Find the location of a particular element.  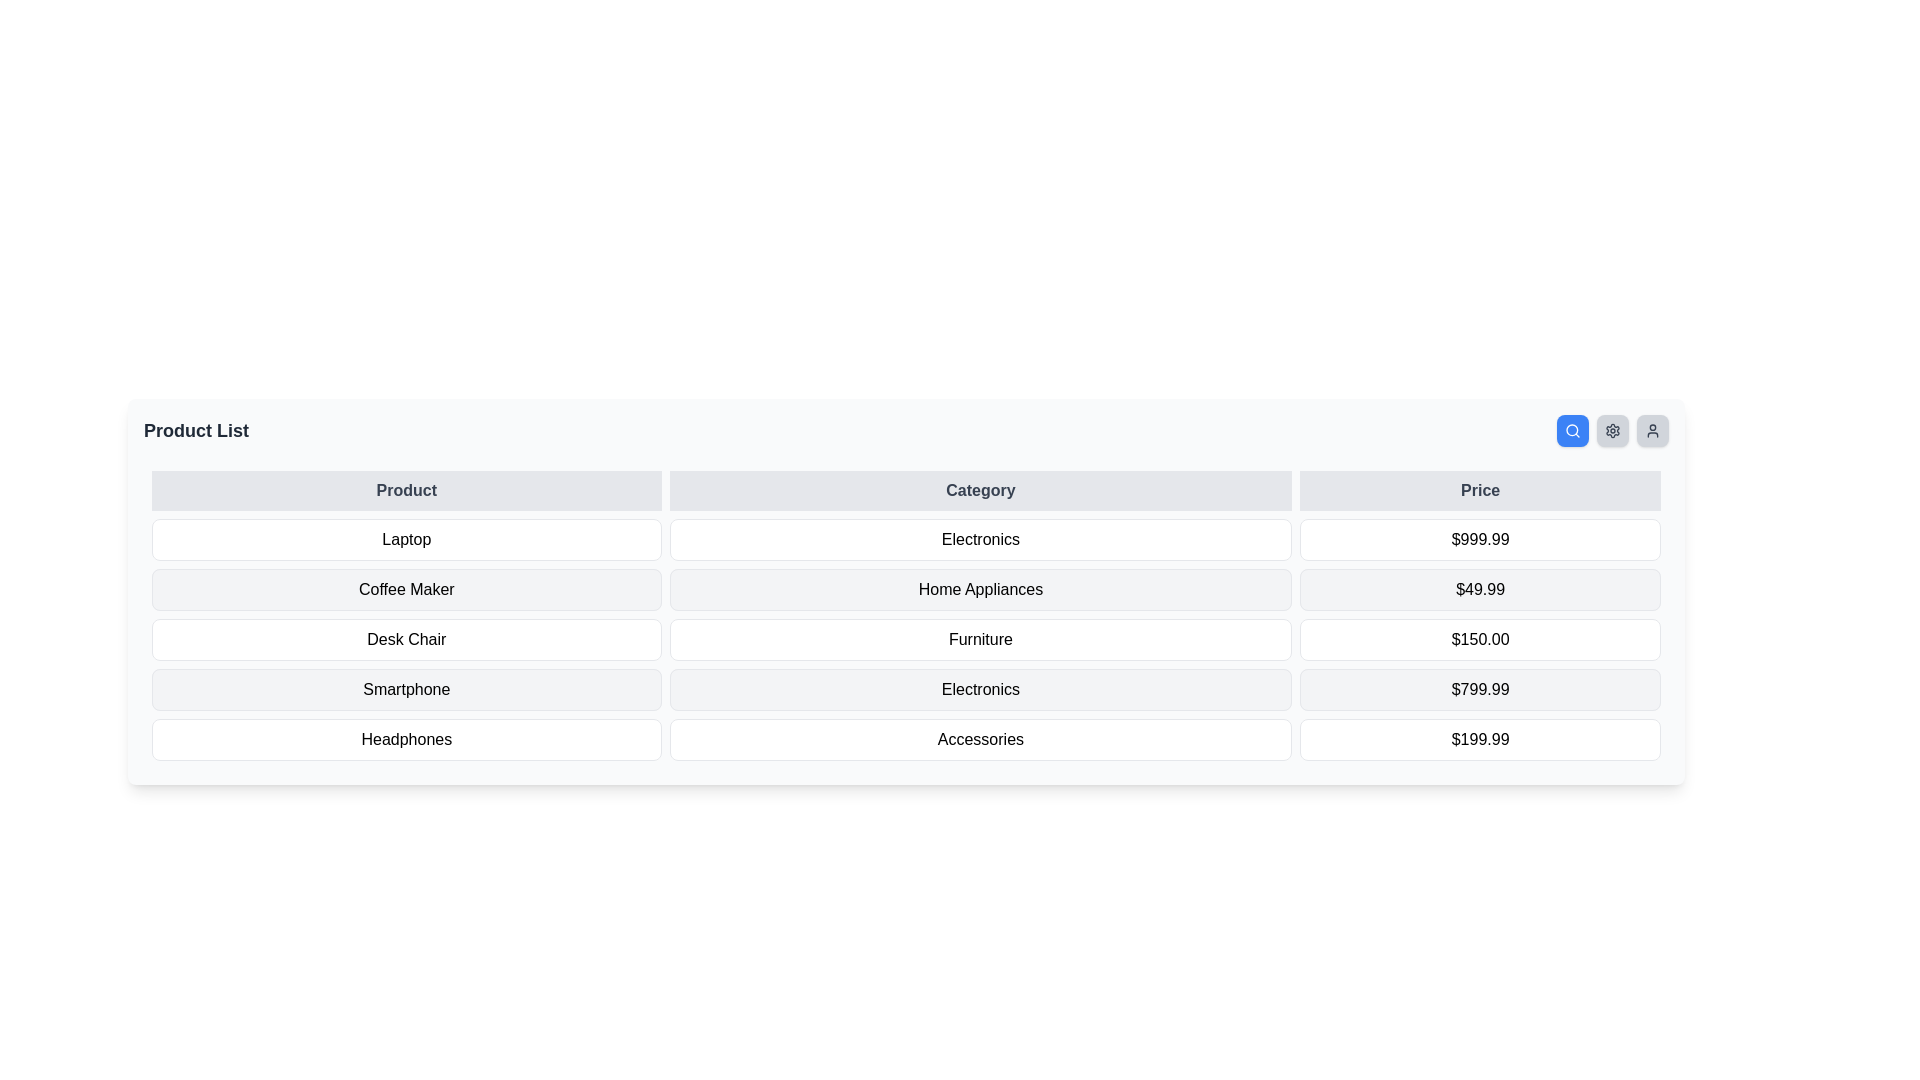

the third row of the product listing table, which contains details about a specific item is located at coordinates (905, 640).